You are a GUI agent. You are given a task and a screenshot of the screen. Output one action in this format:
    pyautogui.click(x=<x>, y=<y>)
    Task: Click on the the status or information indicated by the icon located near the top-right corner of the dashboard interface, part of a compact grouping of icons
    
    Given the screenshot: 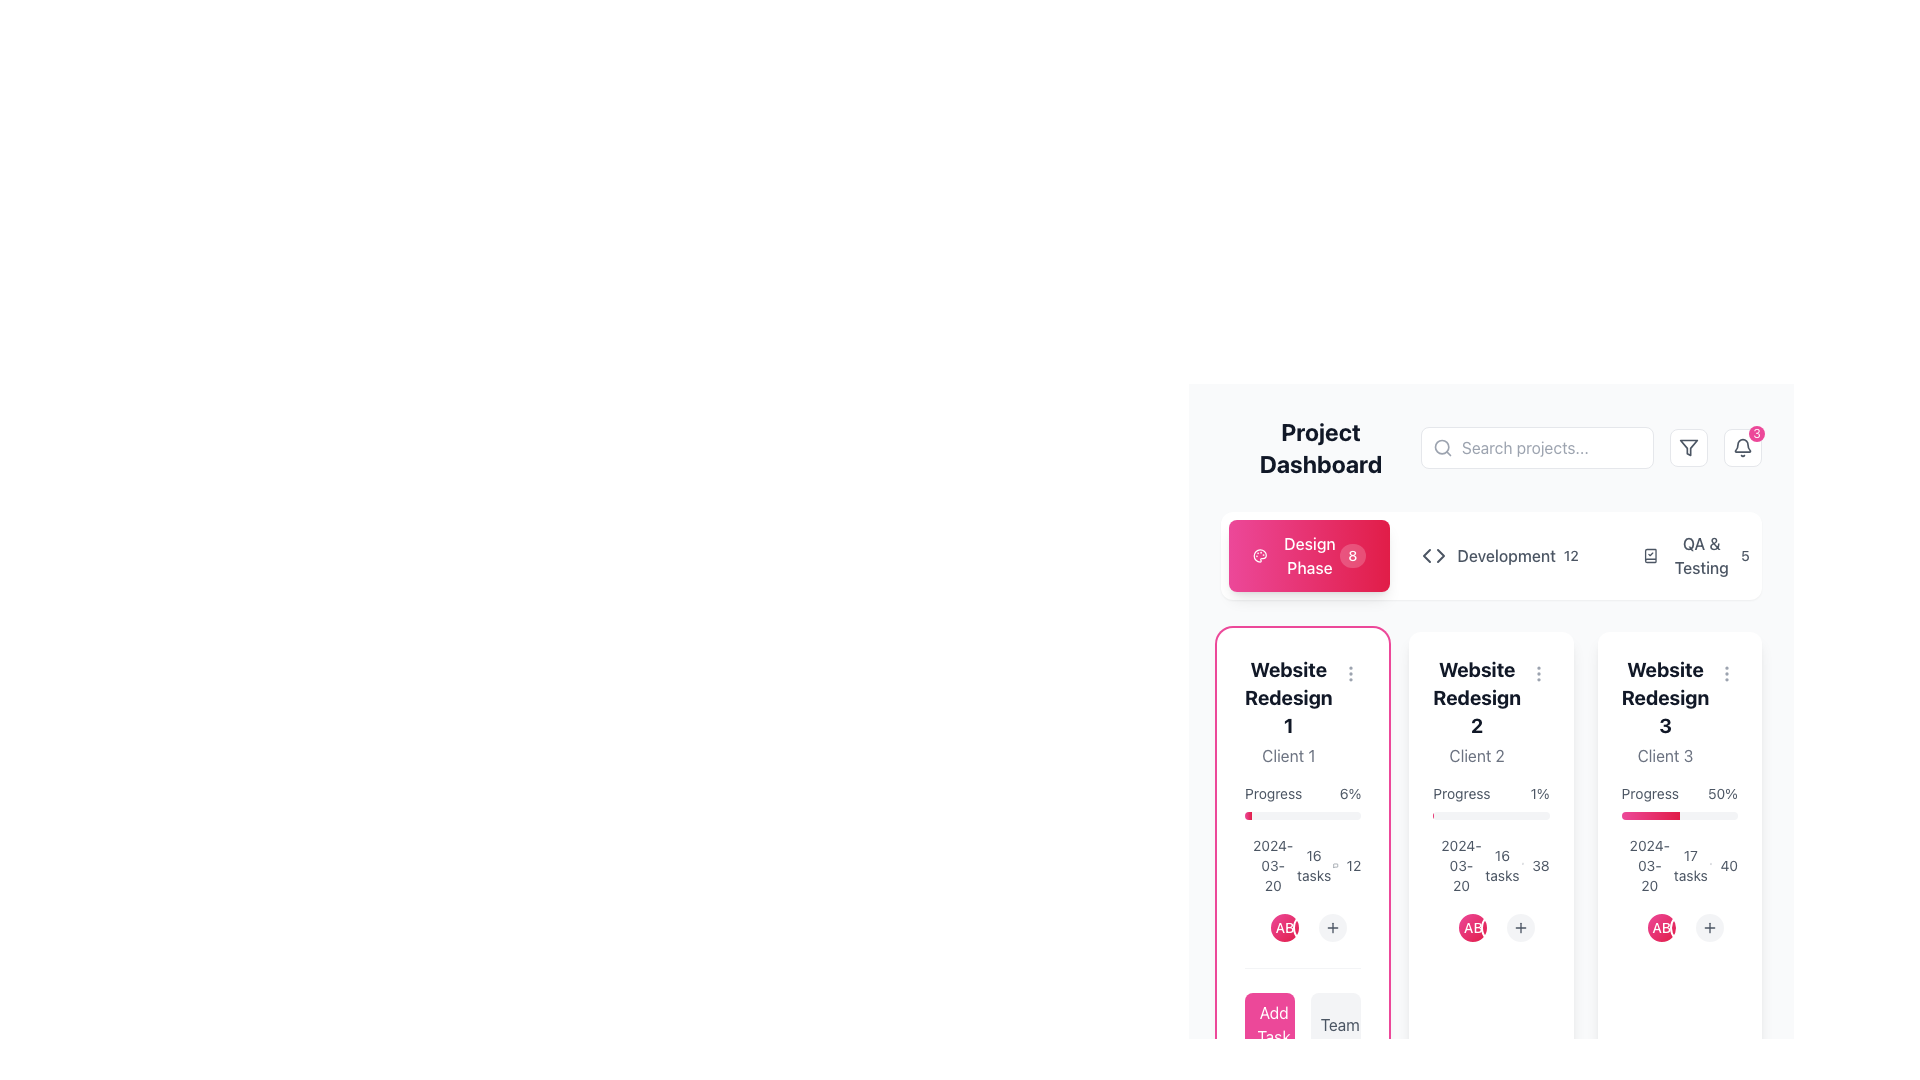 What is the action you would take?
    pyautogui.click(x=1650, y=555)
    